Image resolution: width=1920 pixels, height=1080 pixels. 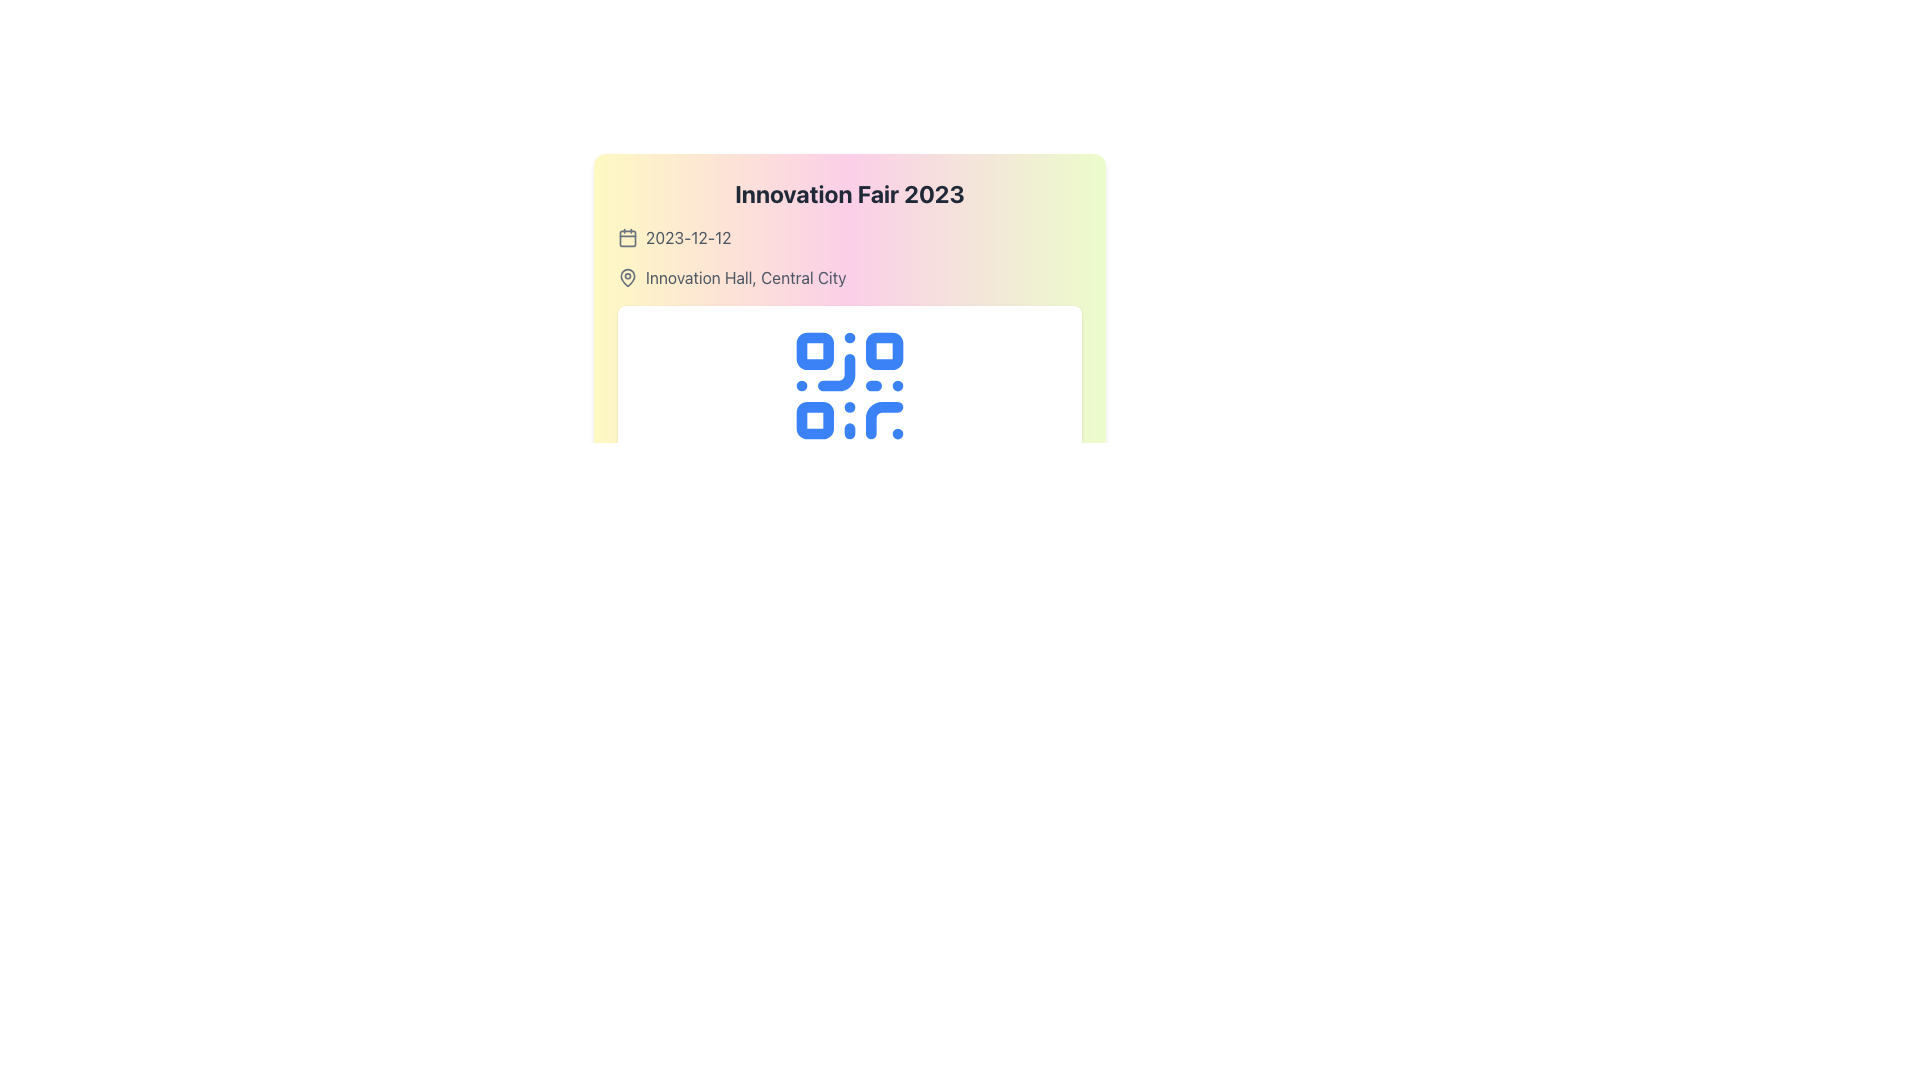 What do you see at coordinates (815, 419) in the screenshot?
I see `the square blue icon located at the bottom-left part of the QR code representation, which is the third square in the QR code grid` at bounding box center [815, 419].